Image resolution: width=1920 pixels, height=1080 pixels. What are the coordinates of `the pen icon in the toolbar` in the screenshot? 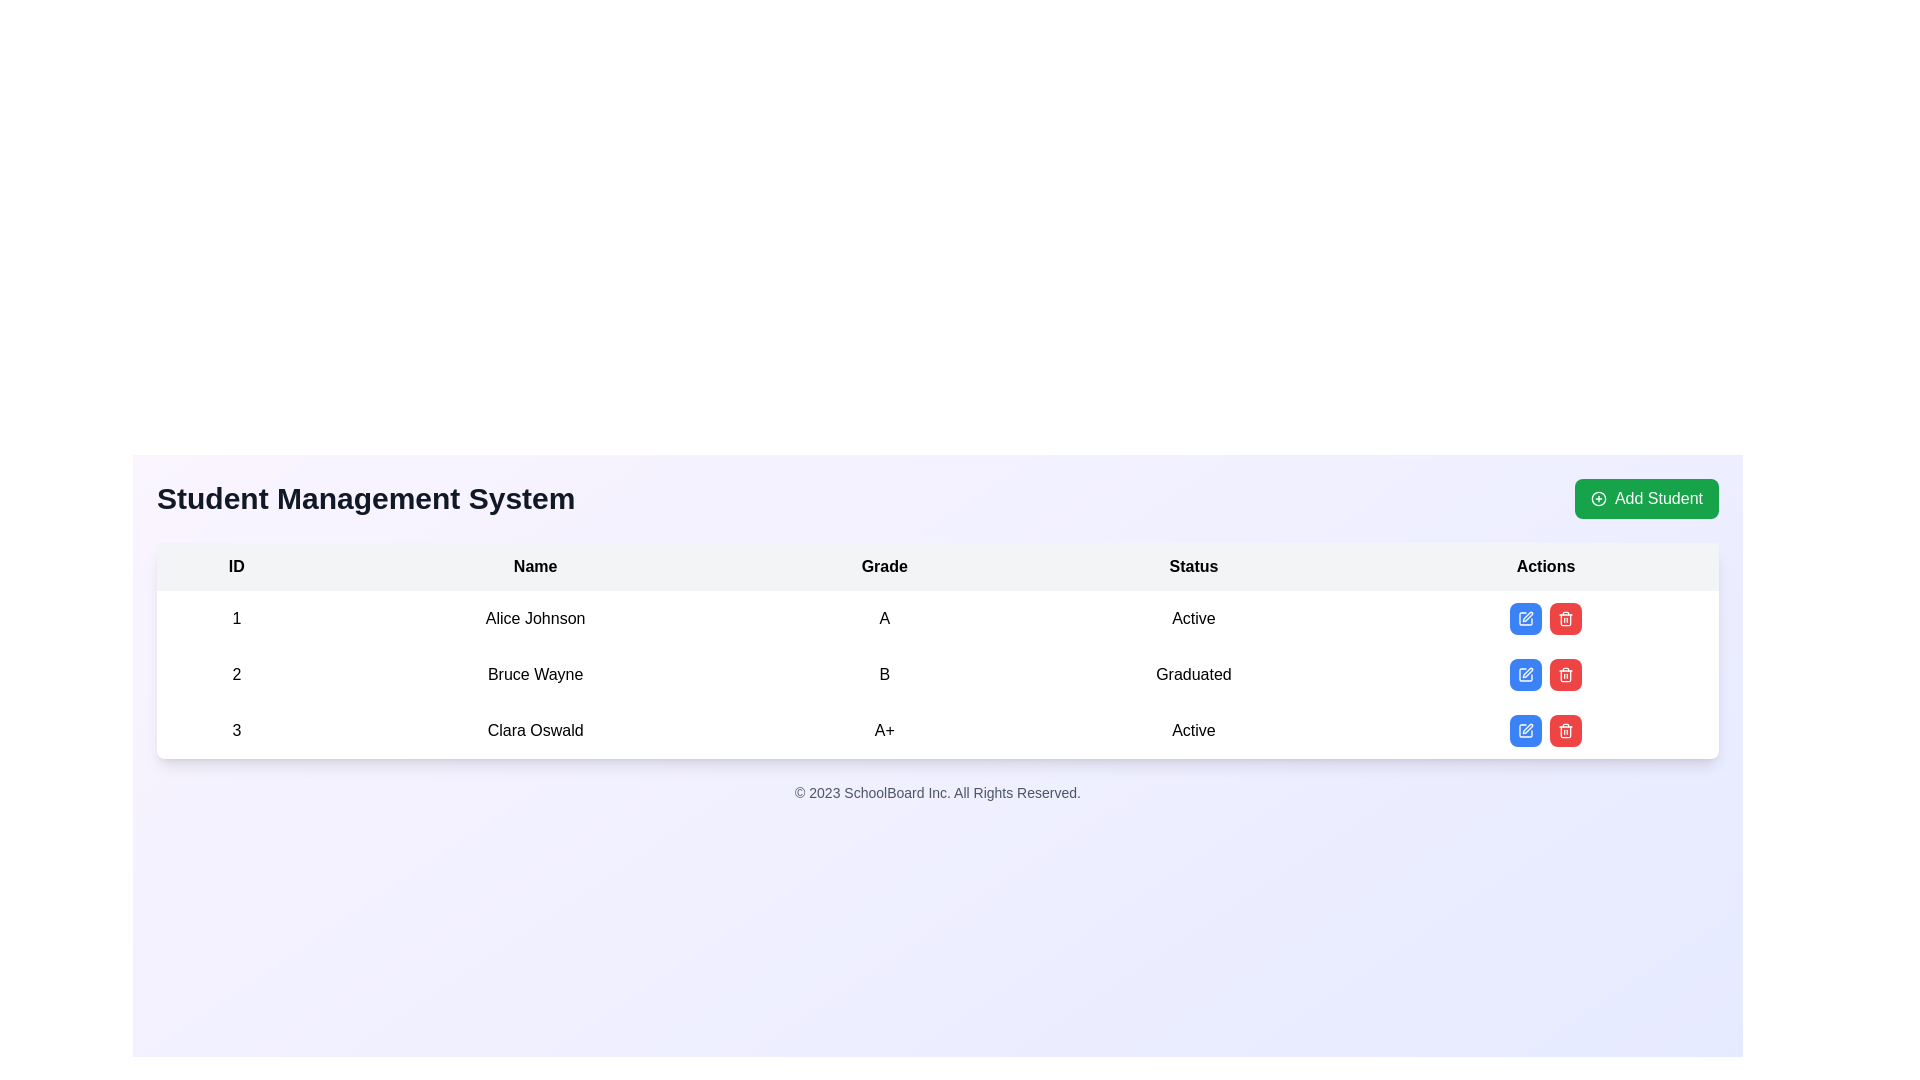 It's located at (1526, 672).